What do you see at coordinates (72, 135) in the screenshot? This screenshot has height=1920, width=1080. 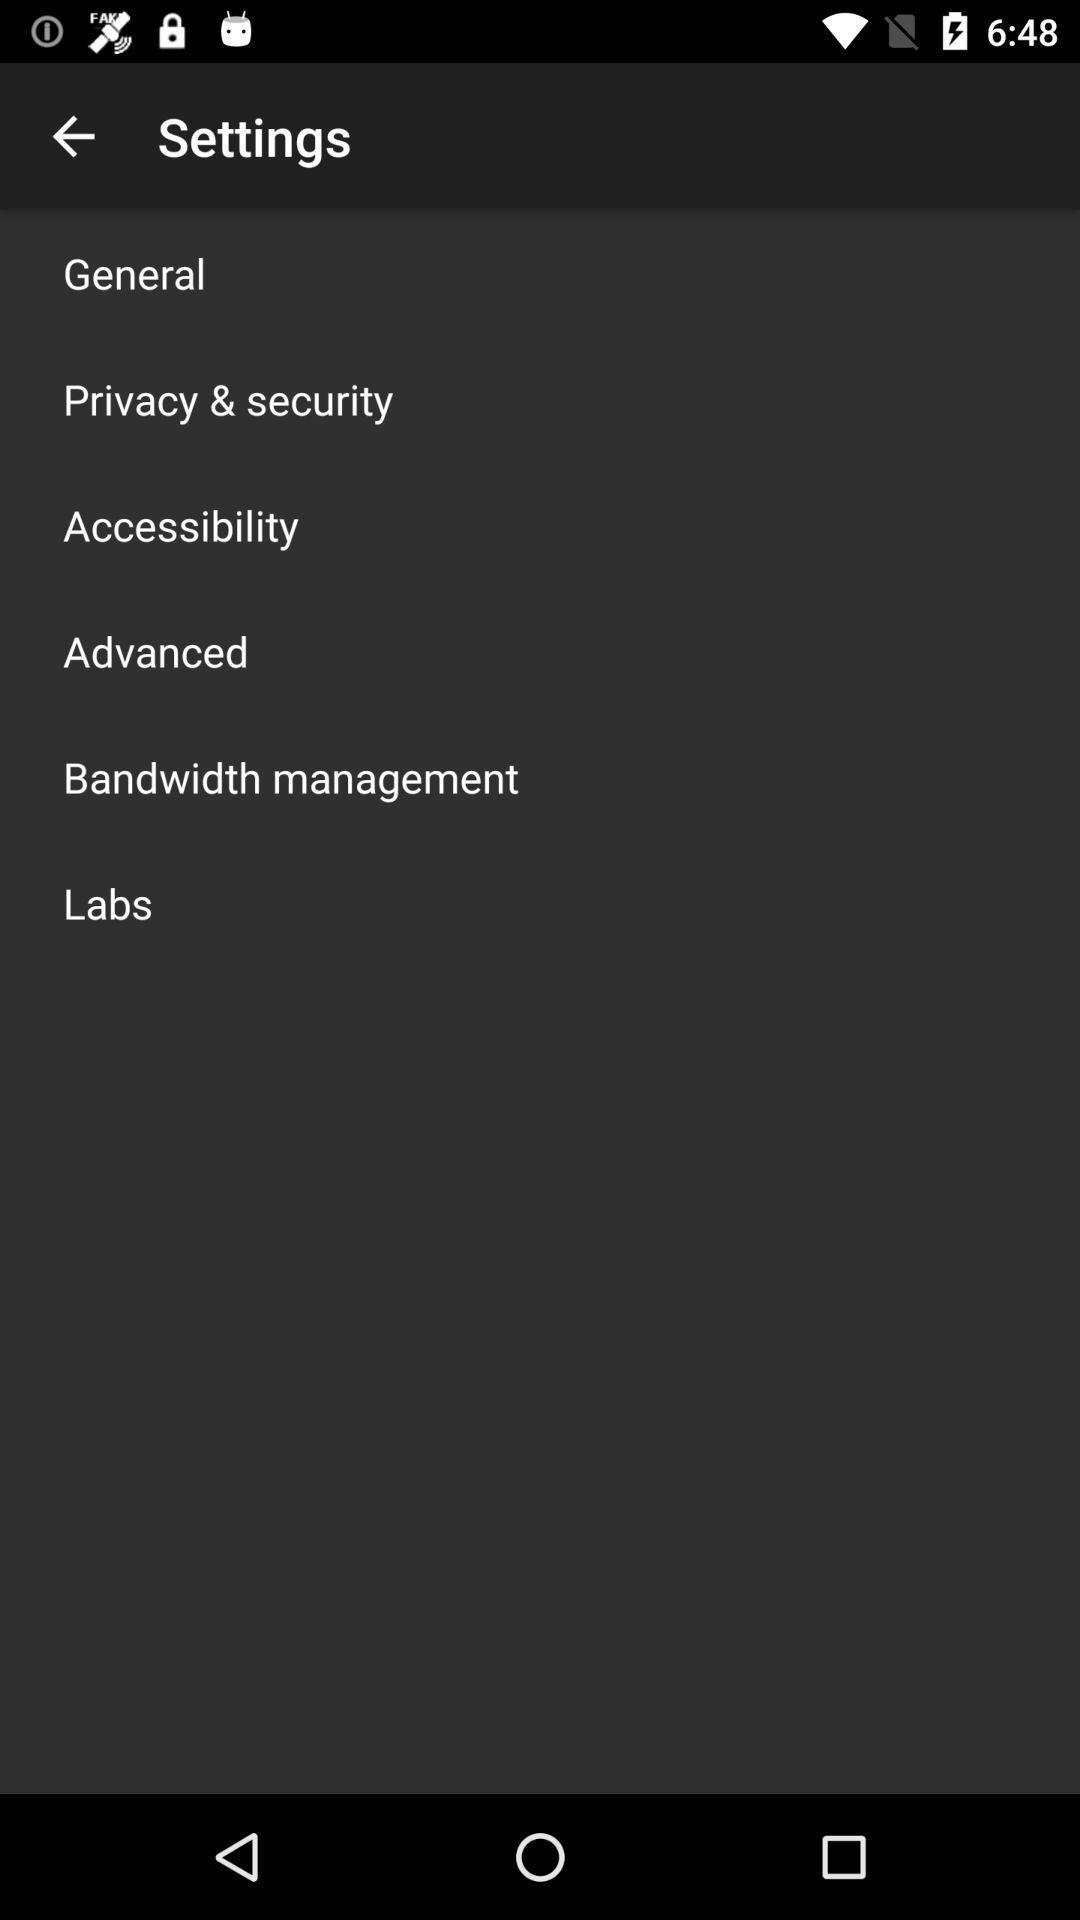 I see `the app above general item` at bounding box center [72, 135].